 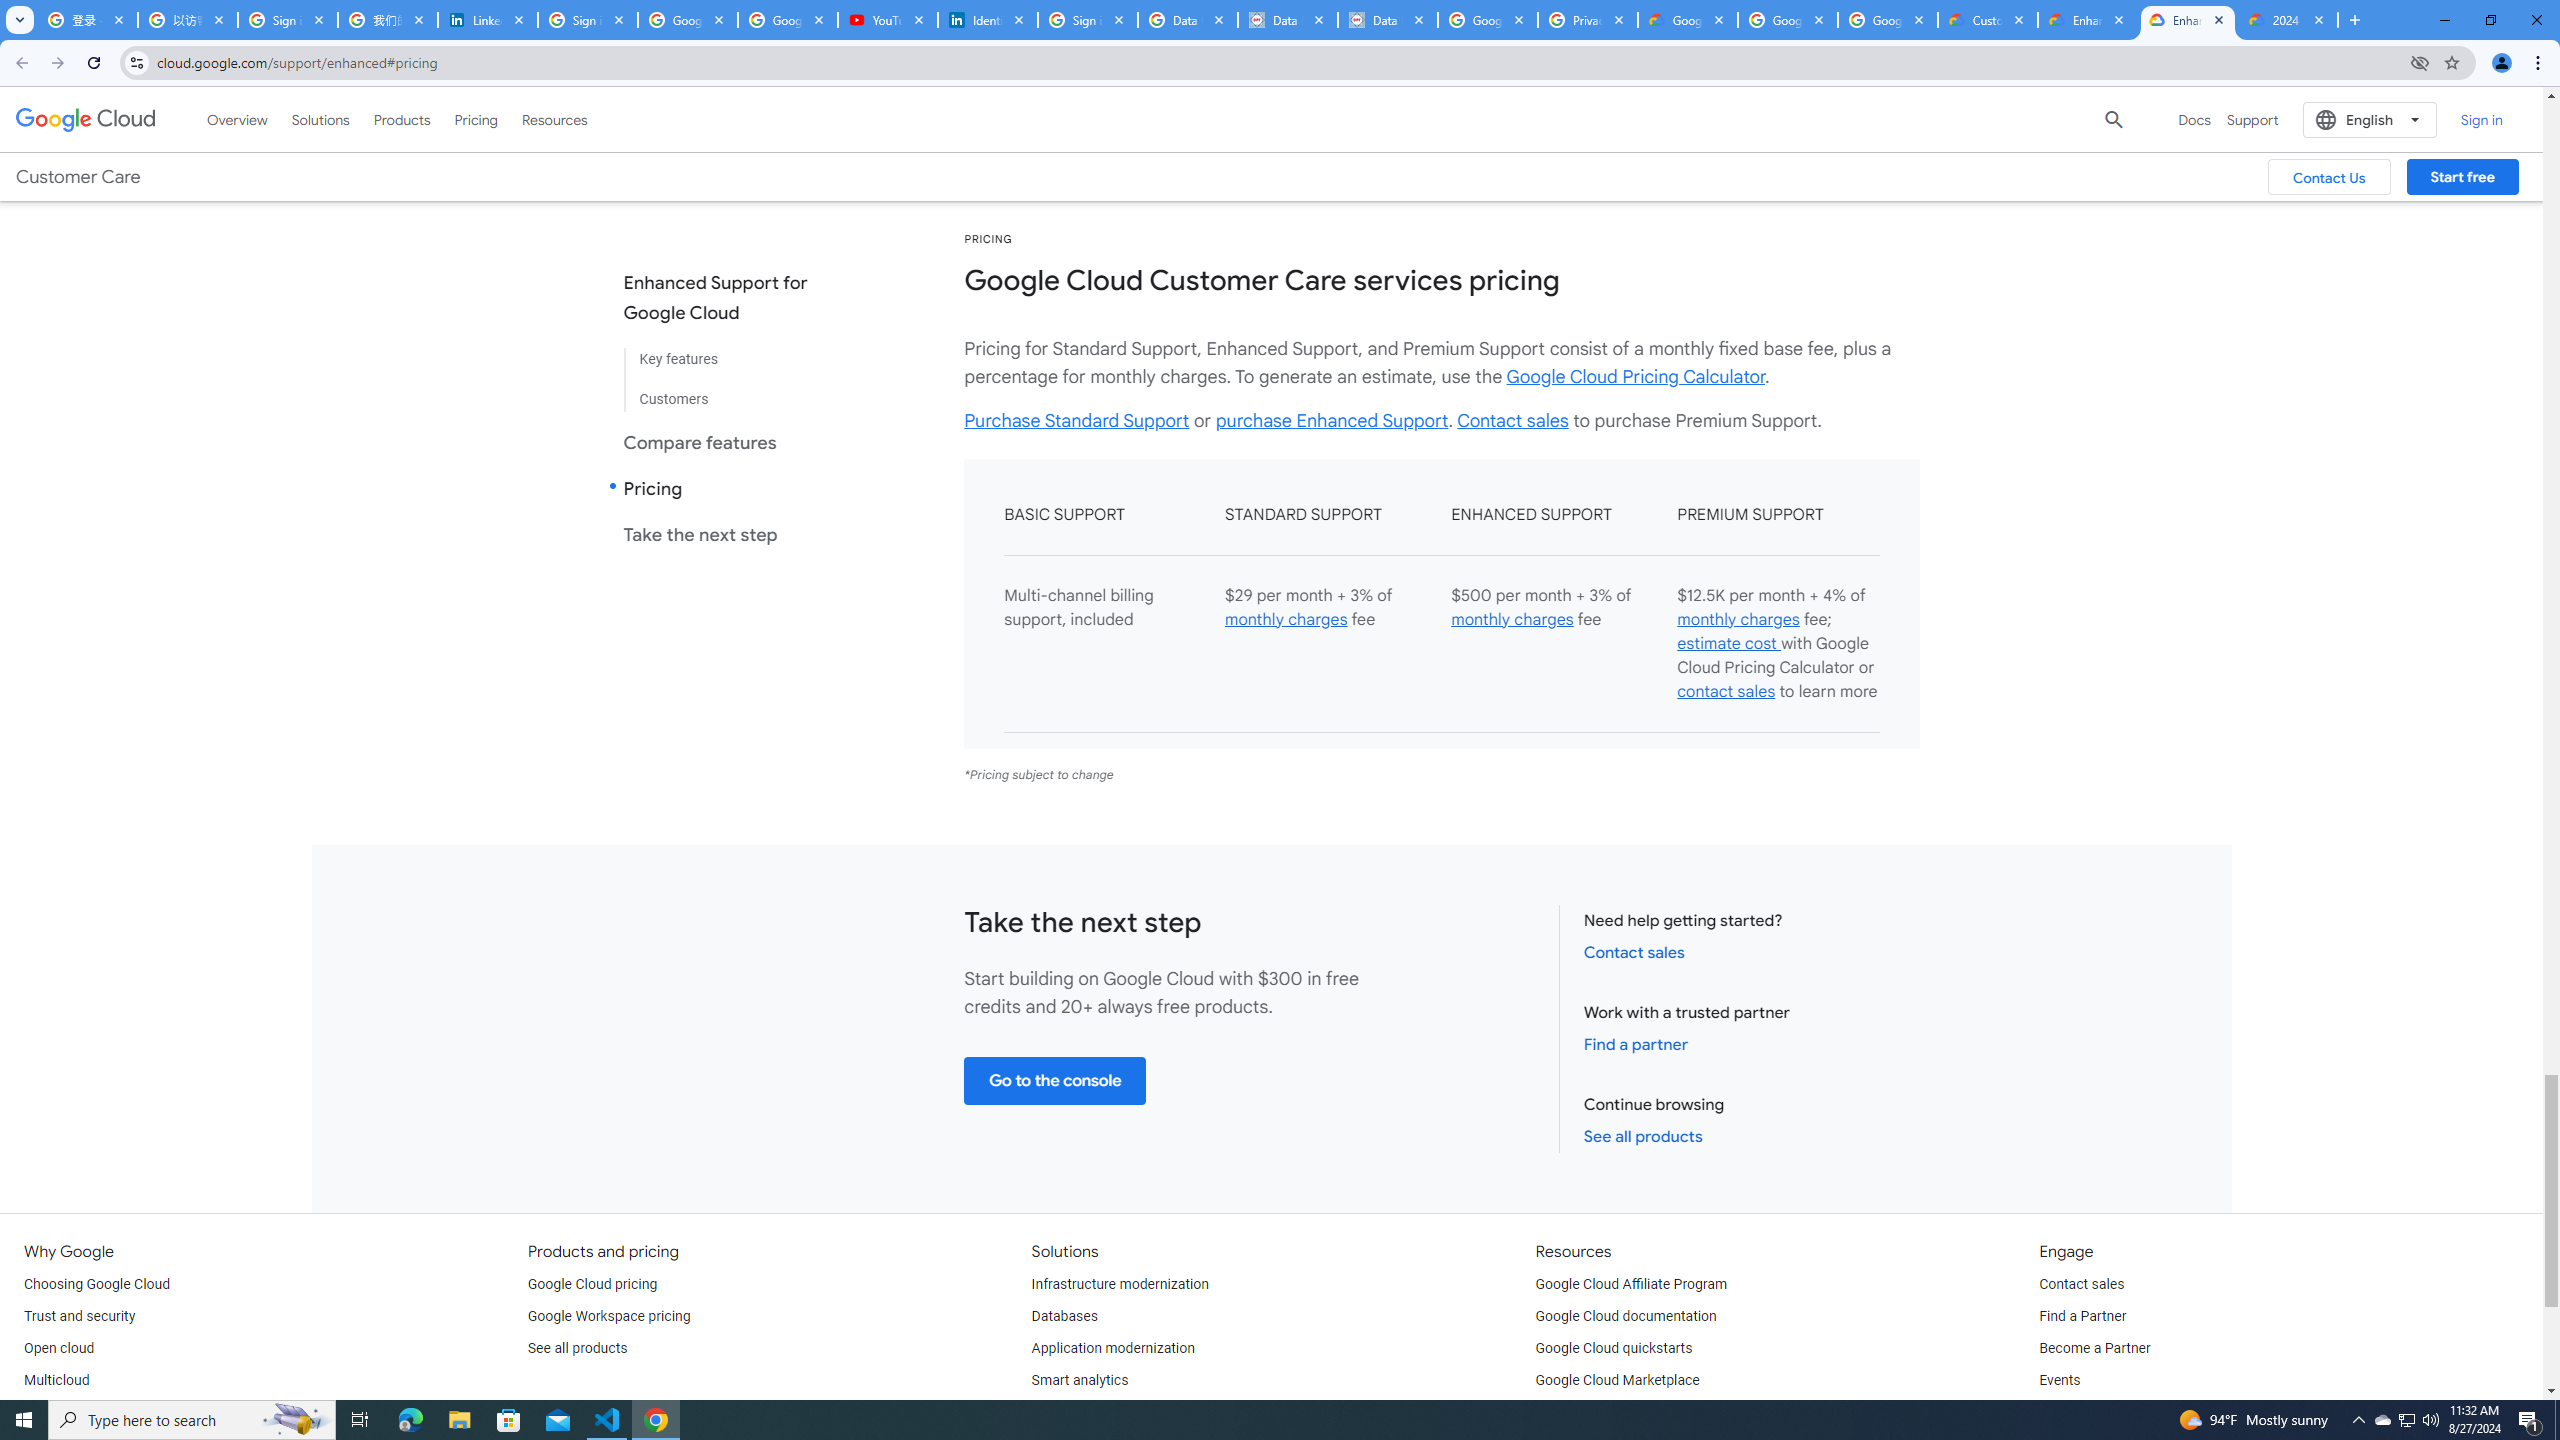 I want to click on 'Databases', so click(x=1063, y=1315).